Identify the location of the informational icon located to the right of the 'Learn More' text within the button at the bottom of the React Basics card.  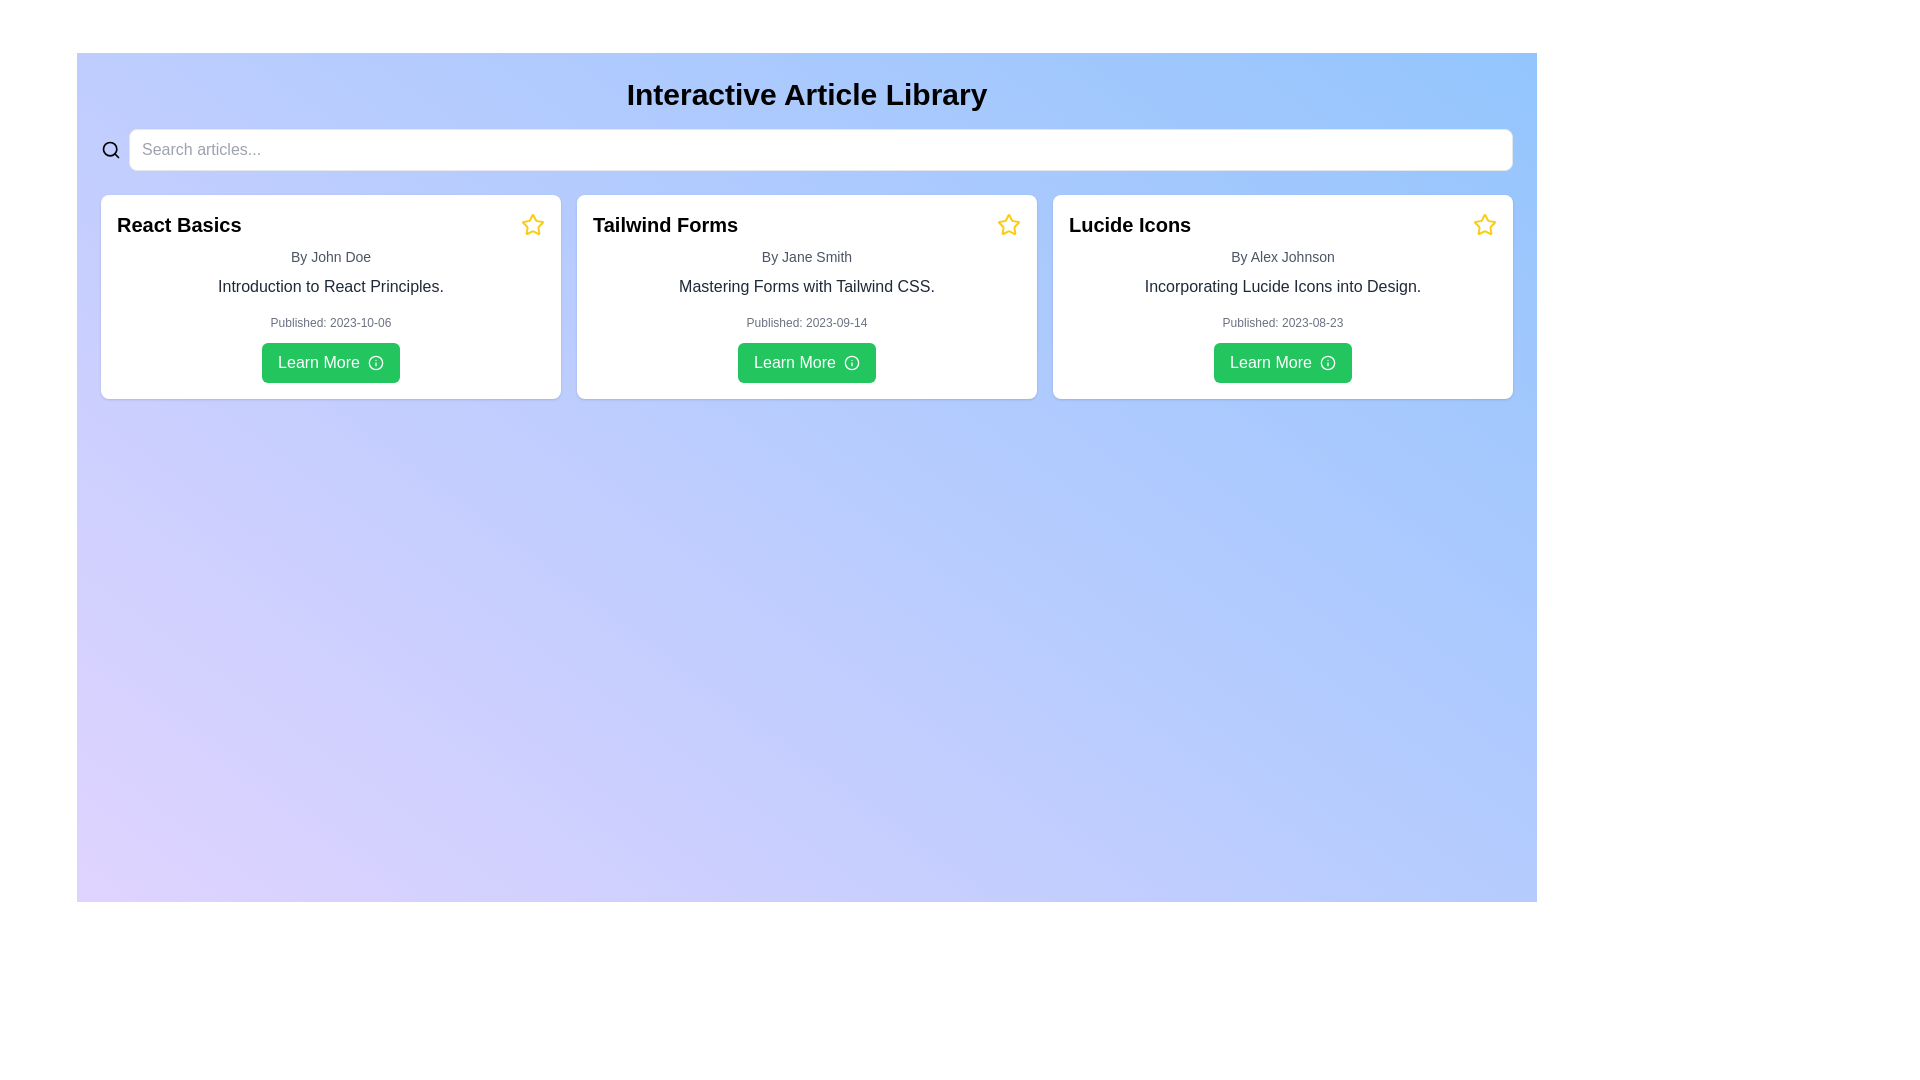
(375, 362).